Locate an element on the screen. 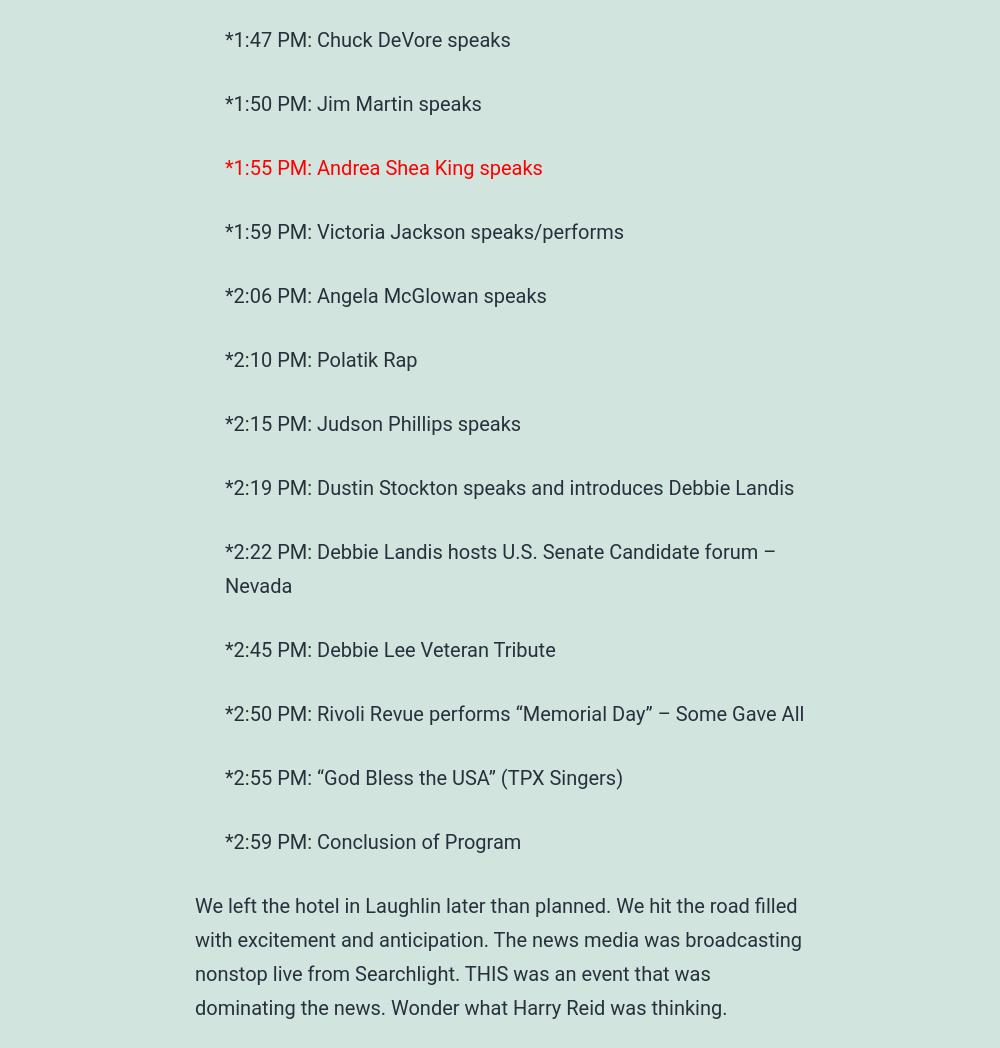  '*2:10 PM: Polatik Rap' is located at coordinates (320, 358).